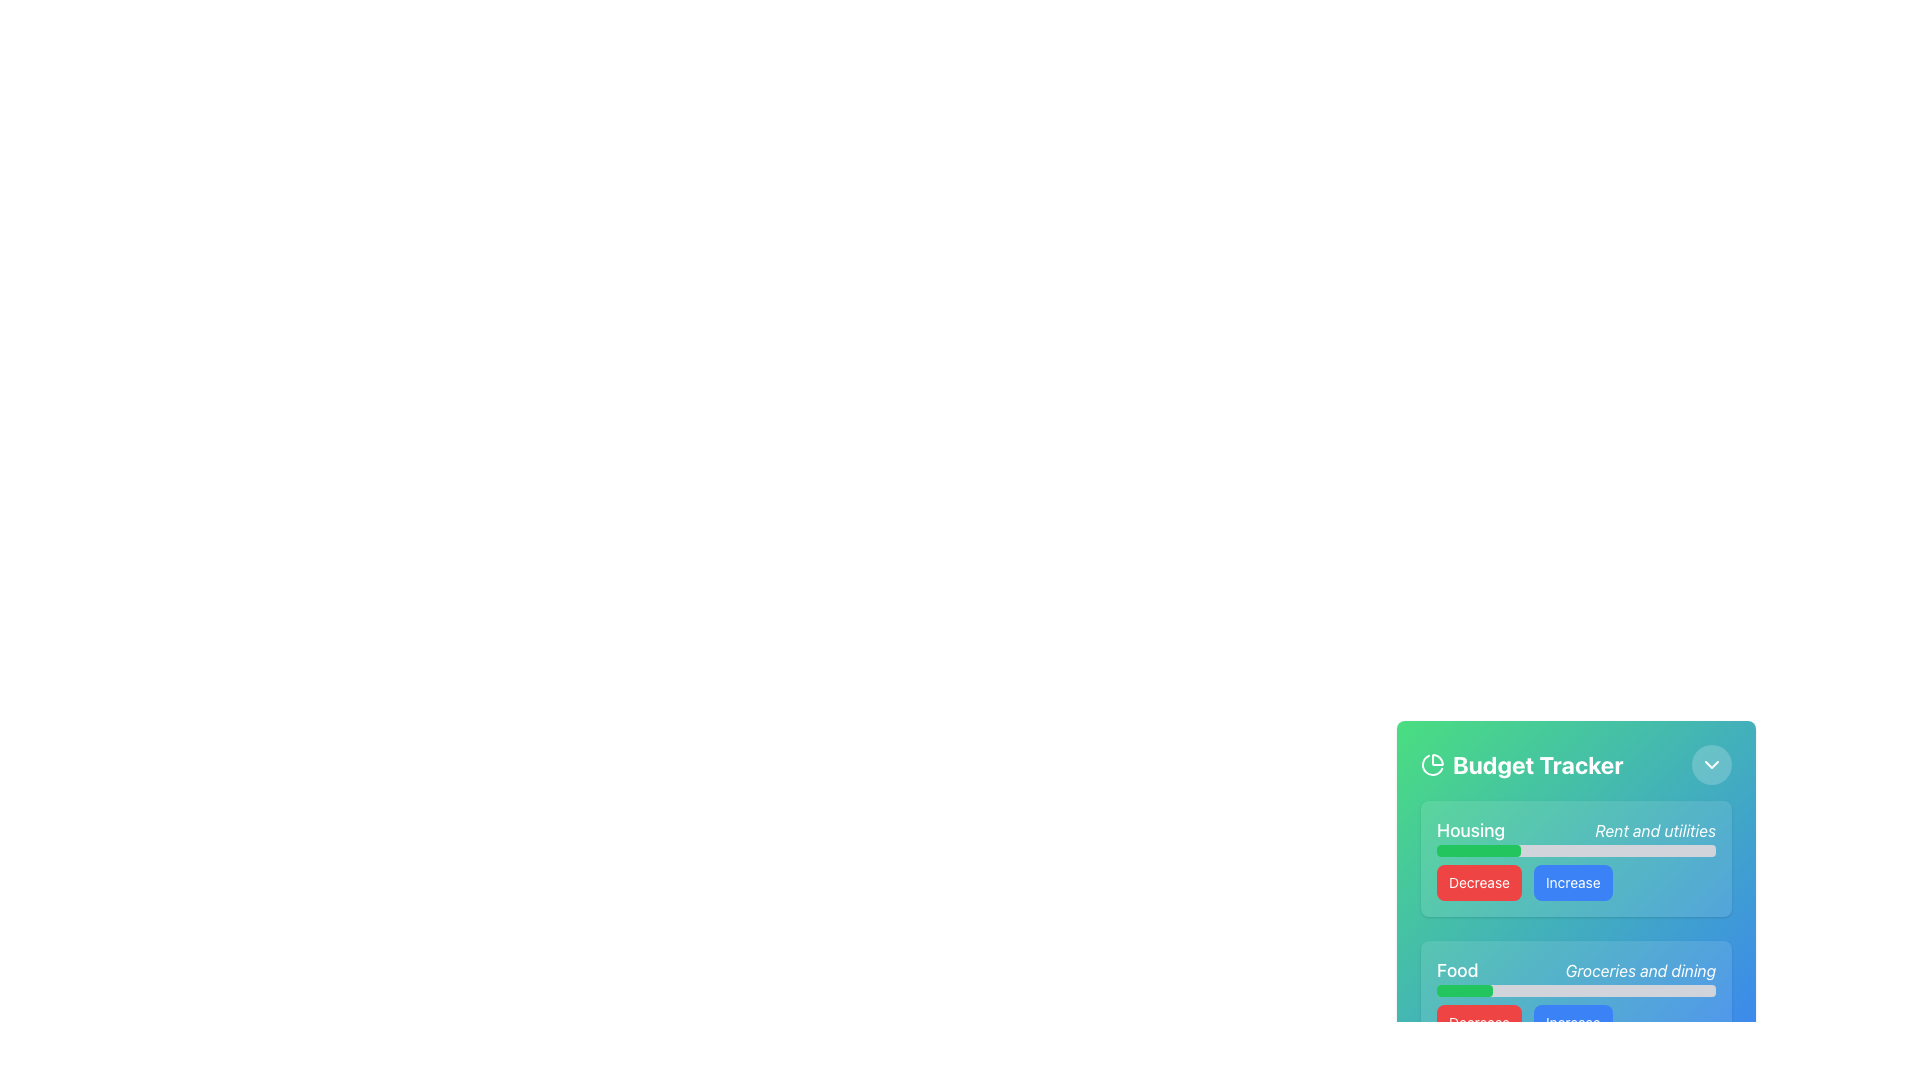  Describe the element at coordinates (1575, 764) in the screenshot. I see `the 'Budget Tracker' header element, which features a bold title with a pie chart icon on the left and a chevron-down icon on the right, set against a gradient green and blue background` at that location.